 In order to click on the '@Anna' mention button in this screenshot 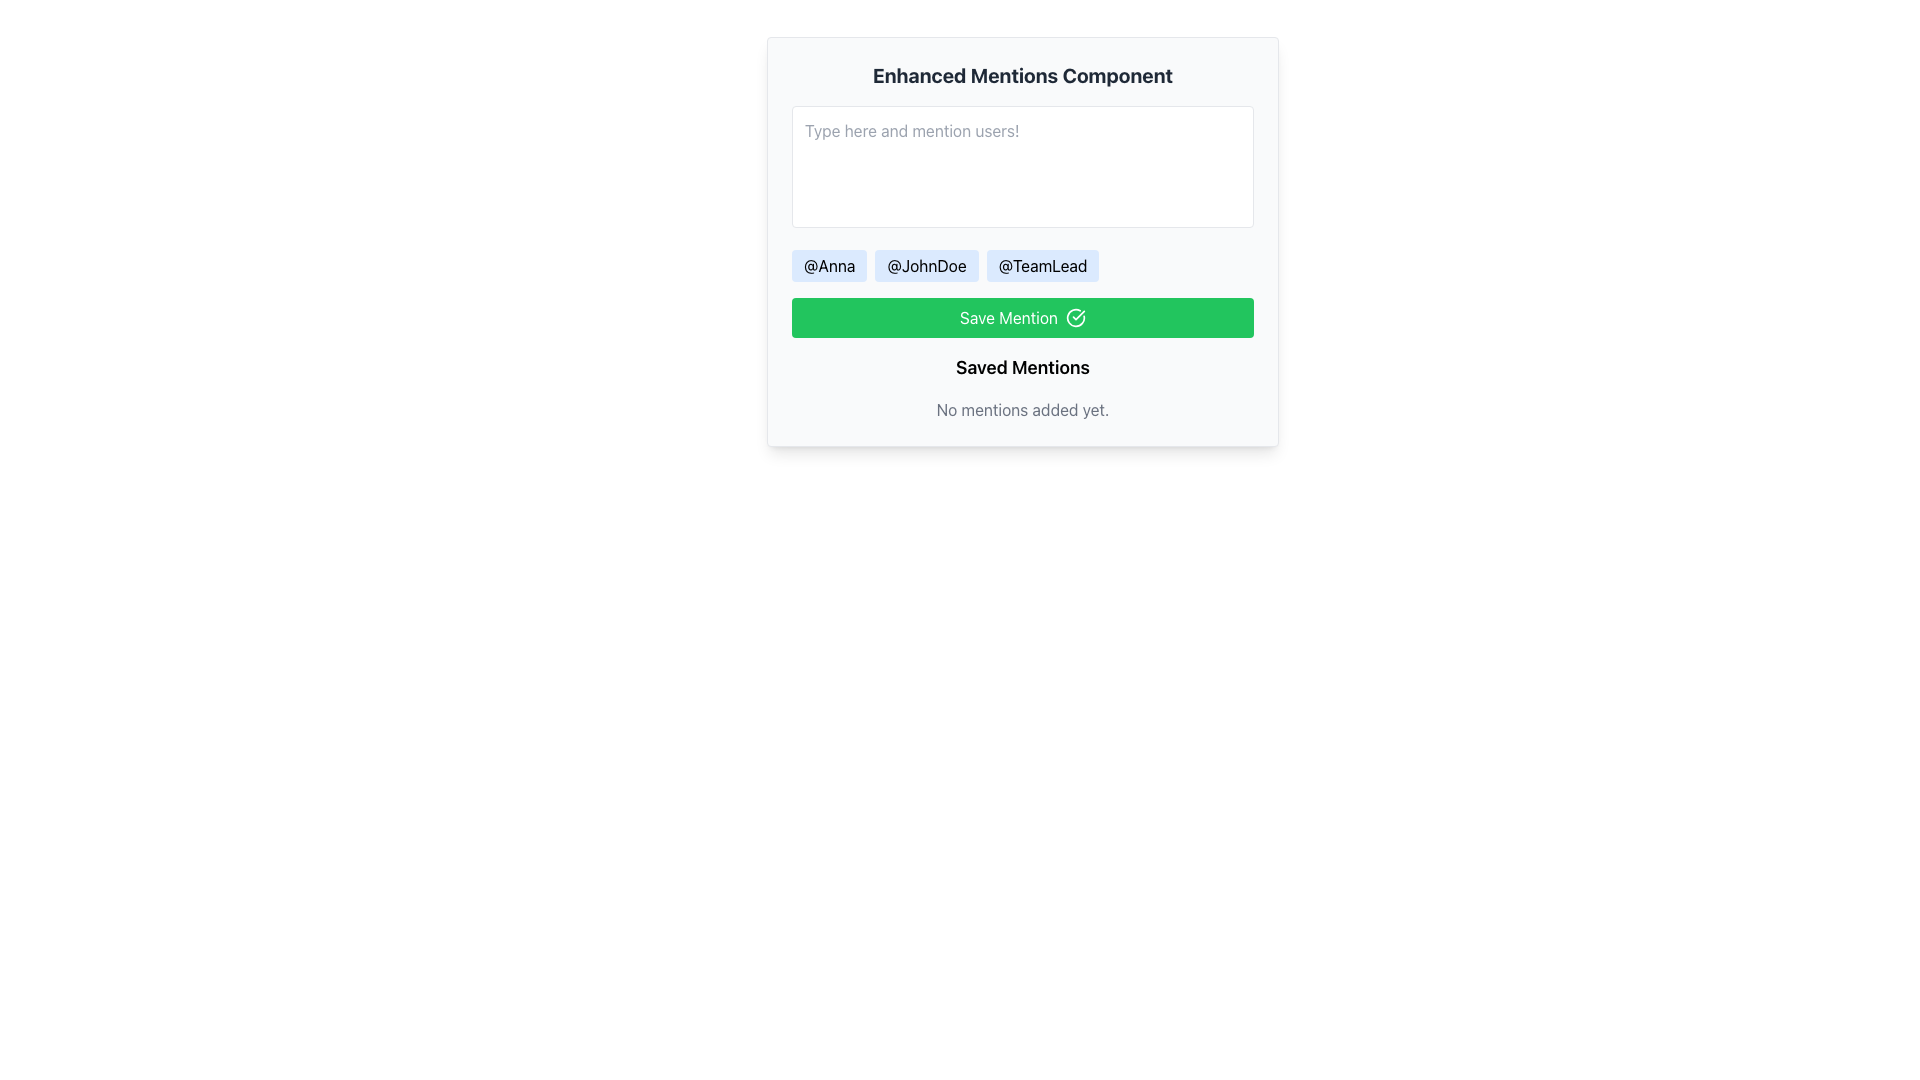, I will do `click(829, 265)`.